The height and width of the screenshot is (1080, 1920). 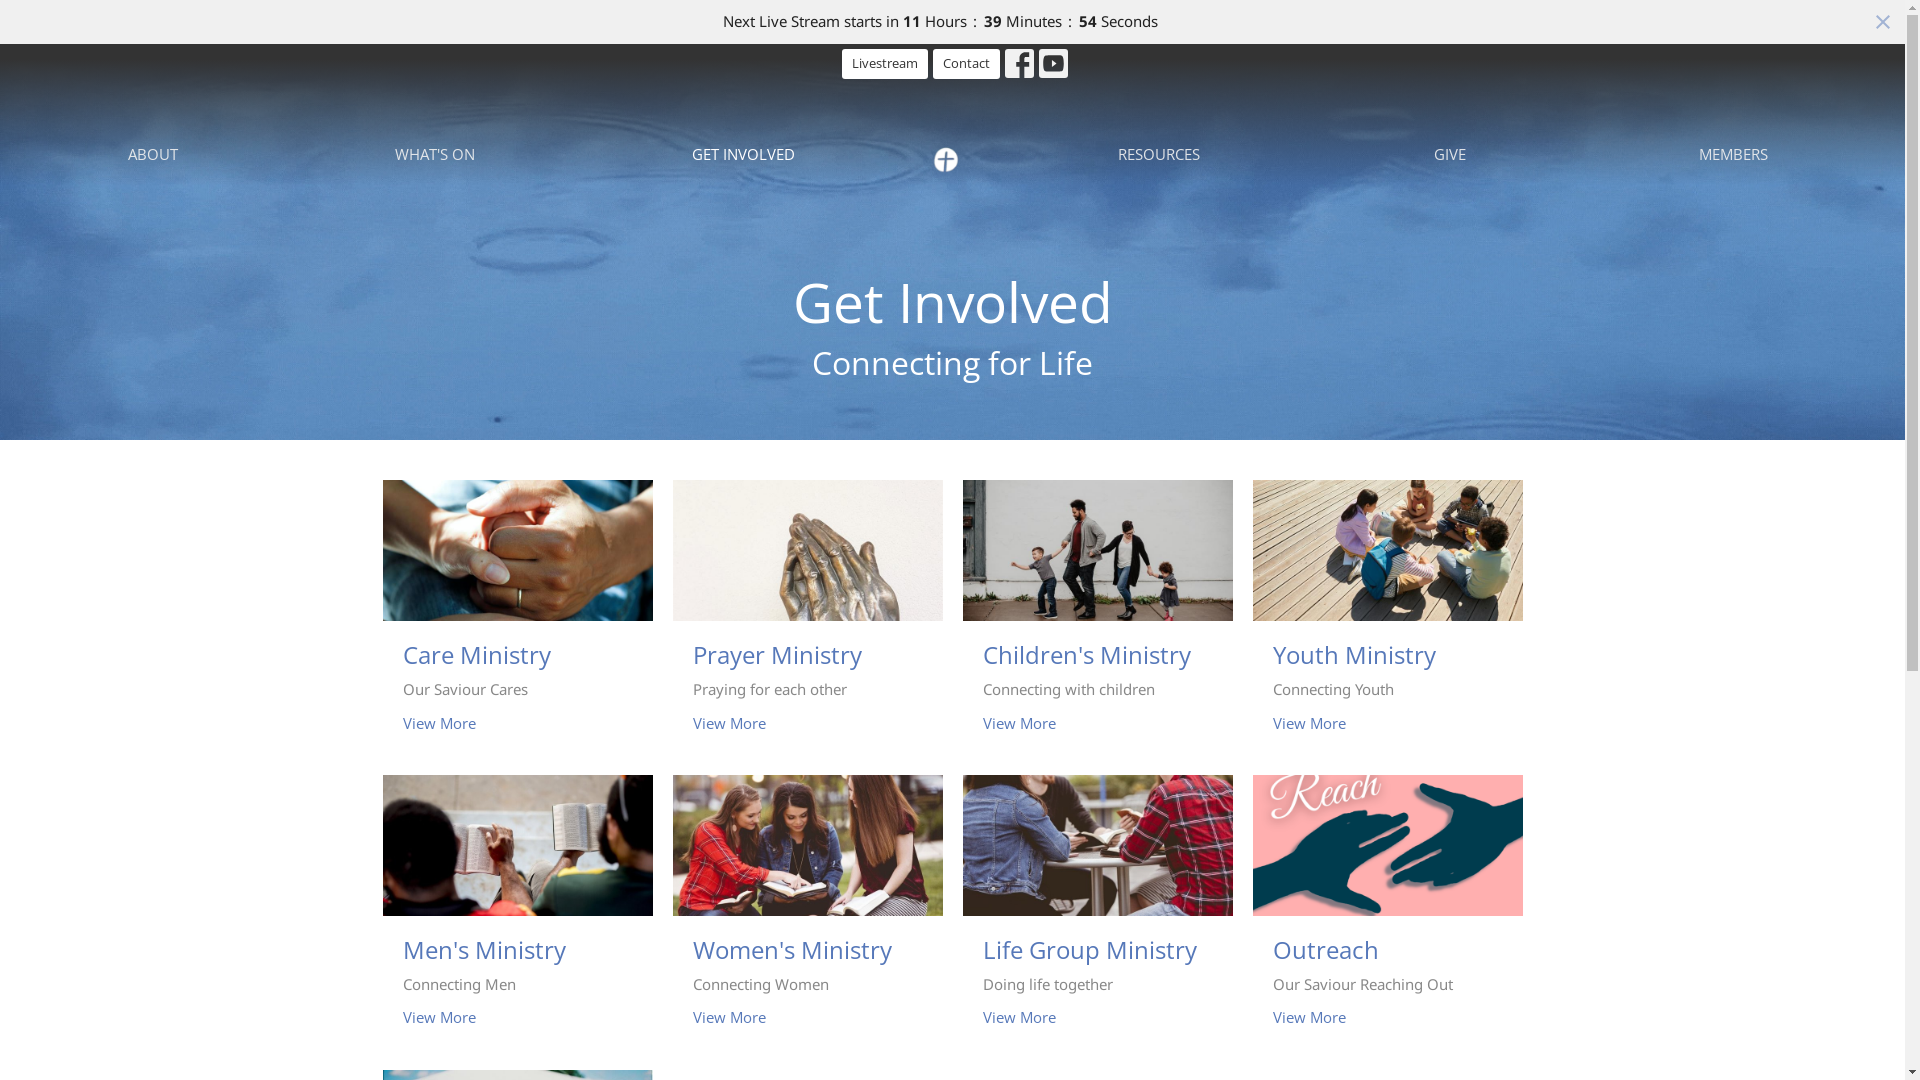 What do you see at coordinates (152, 153) in the screenshot?
I see `'ABOUT'` at bounding box center [152, 153].